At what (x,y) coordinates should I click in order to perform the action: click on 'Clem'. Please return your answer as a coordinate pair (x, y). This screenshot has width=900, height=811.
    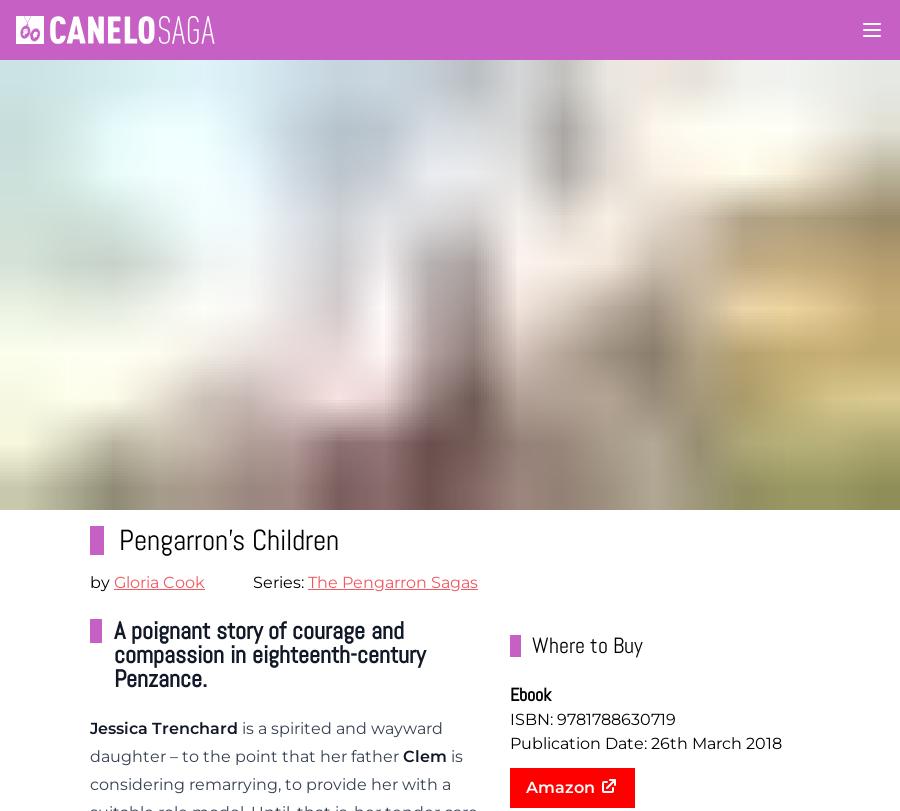
    Looking at the image, I should click on (424, 754).